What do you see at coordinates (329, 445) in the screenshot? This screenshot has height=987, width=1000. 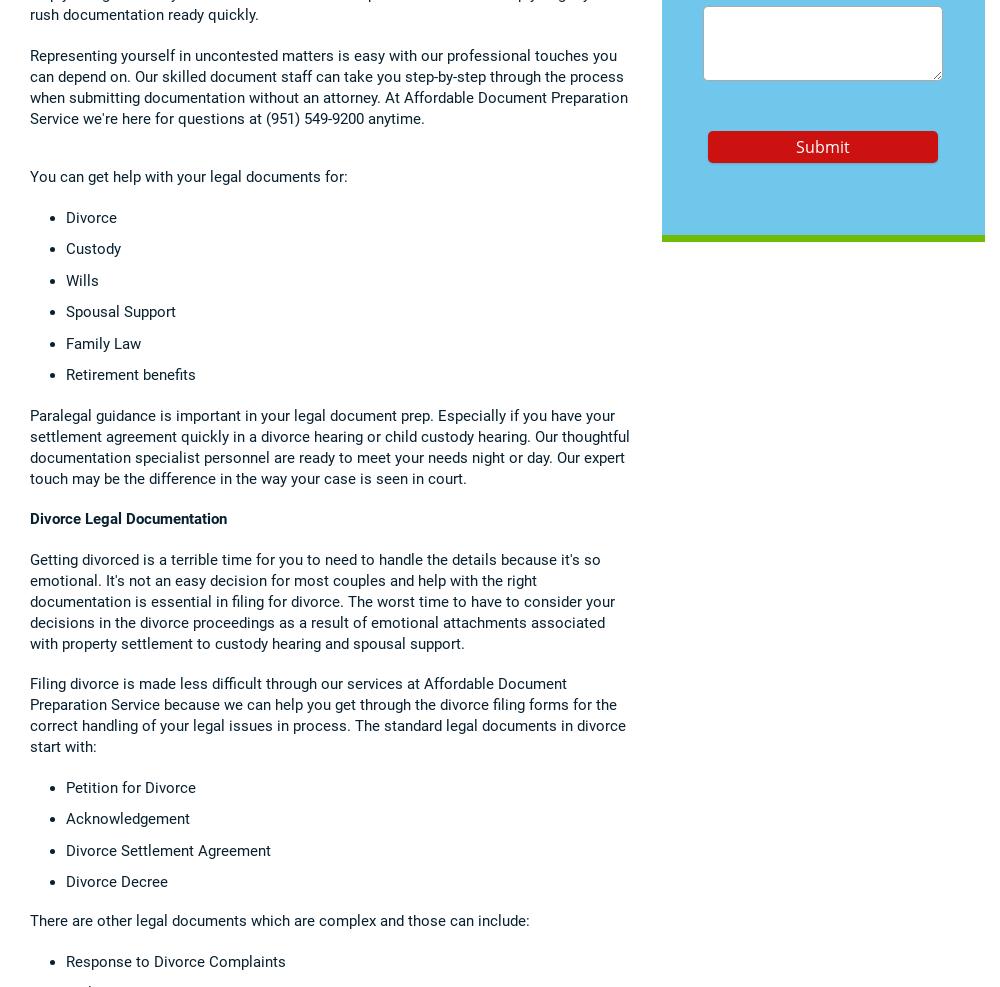 I see `'Paralegal guidance is important in your legal document prep. Especially if you have your settlement agreement quickly in a divorce hearing or child custody hearing. Our thoughtful documentation specialist personnel are ready to meet your needs night or day. Our expert touch may be the difference in the way your case is seen in court.'` at bounding box center [329, 445].